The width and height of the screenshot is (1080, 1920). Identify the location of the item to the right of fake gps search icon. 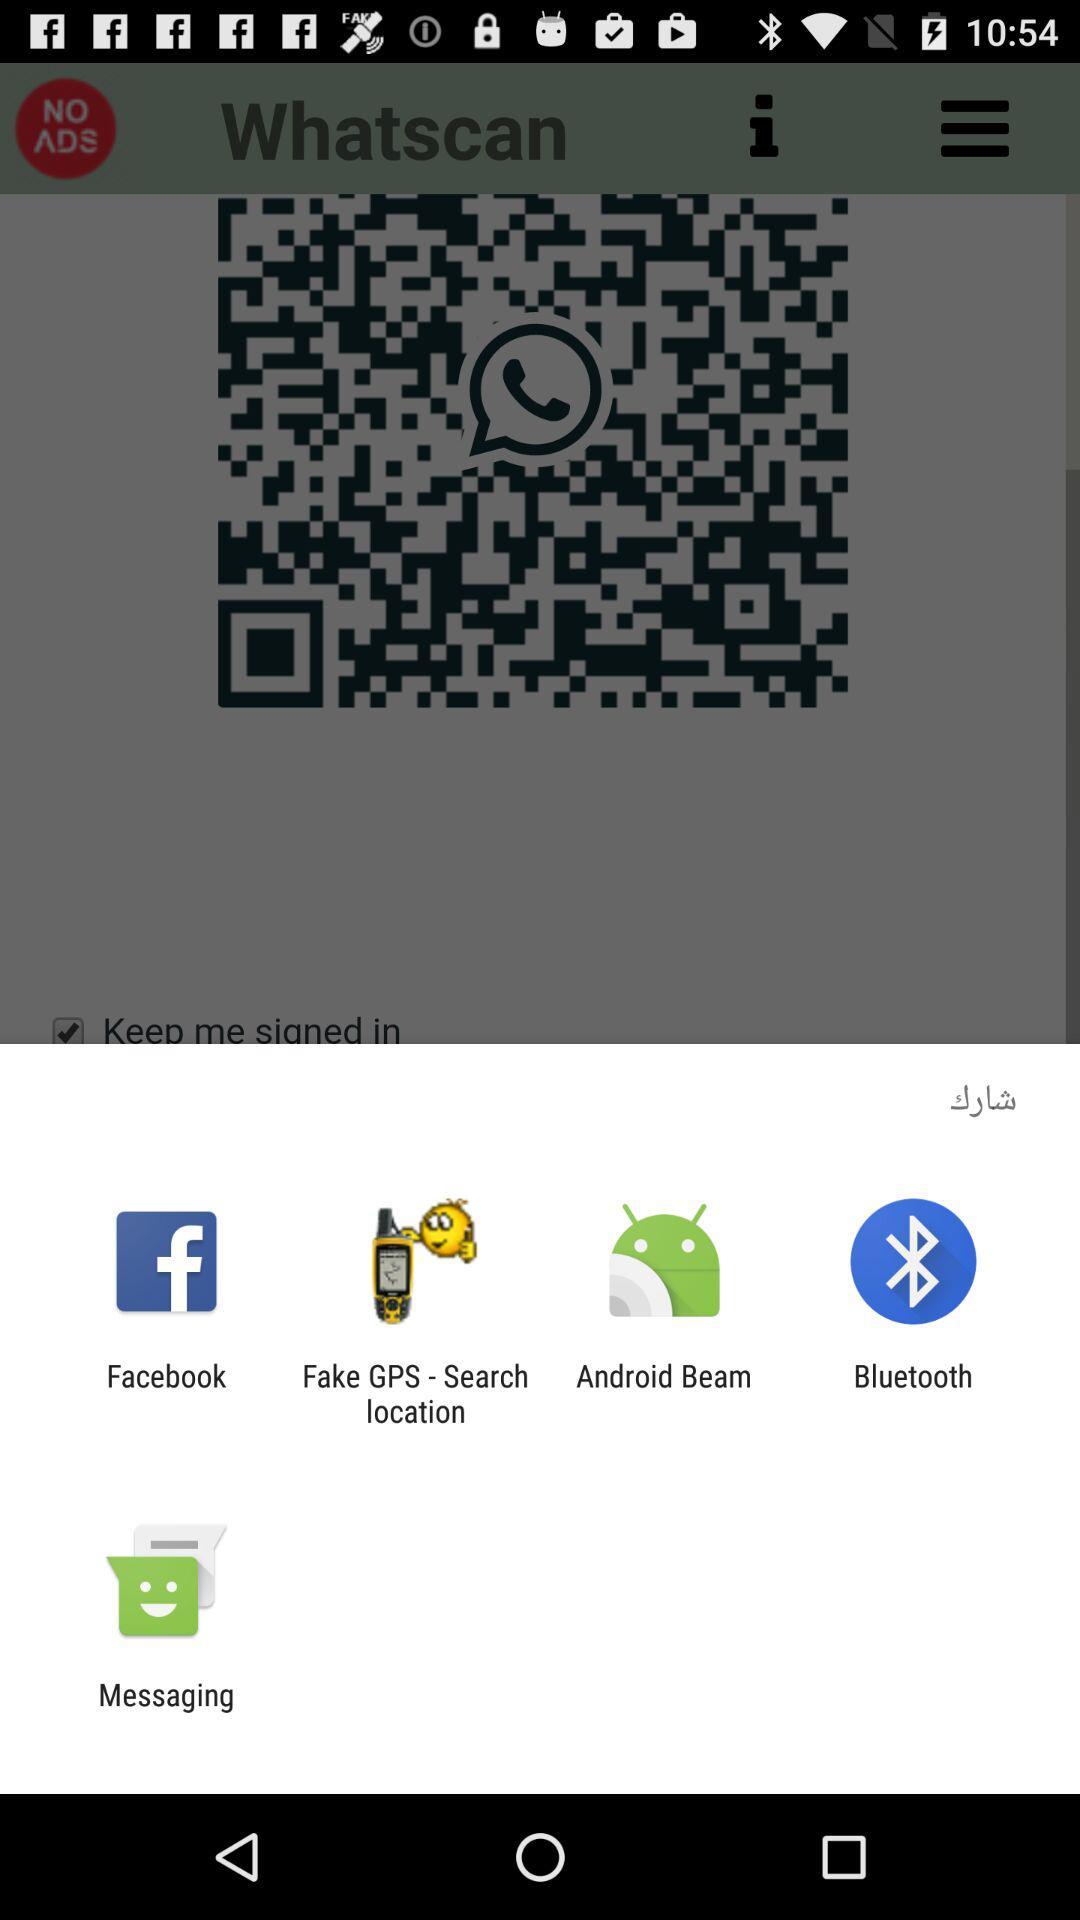
(664, 1392).